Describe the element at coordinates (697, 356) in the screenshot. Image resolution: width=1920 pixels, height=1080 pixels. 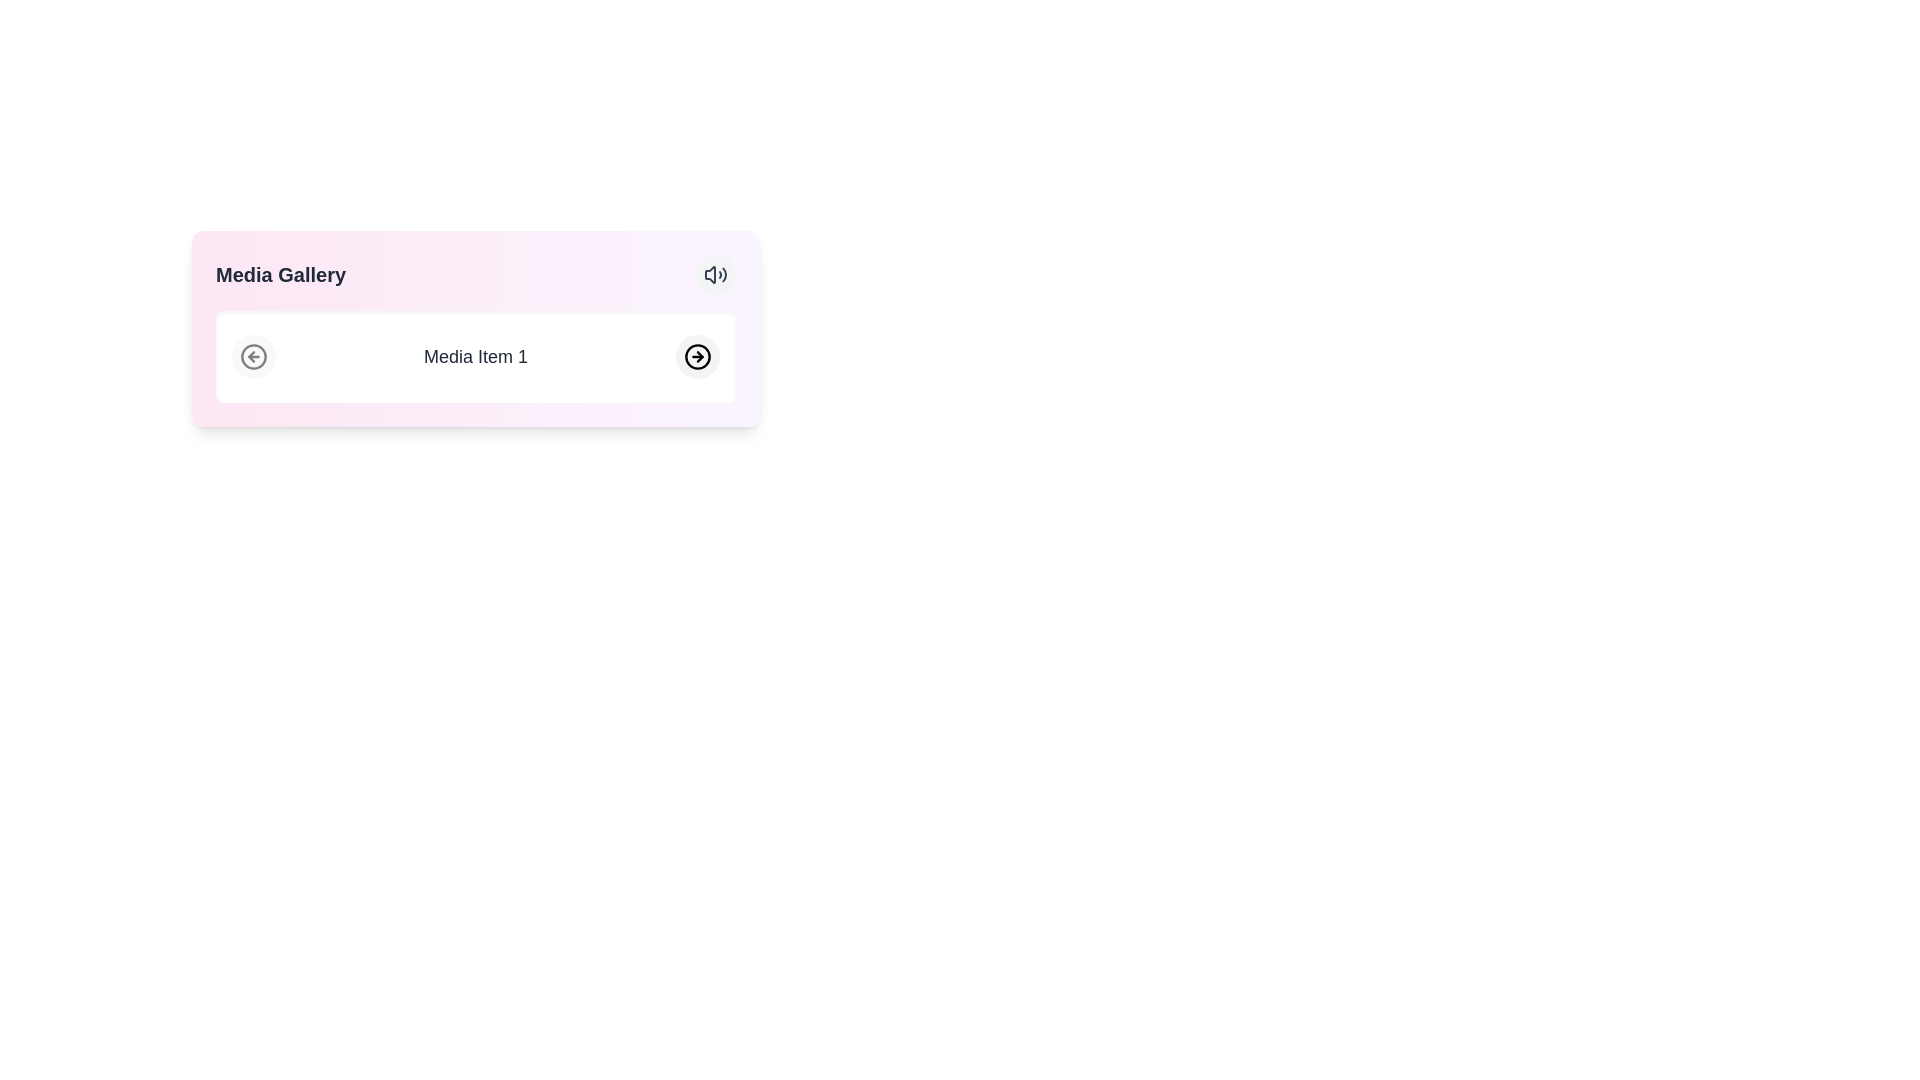
I see `the navigation button with an icon located on the right side of 'Media Item 1'` at that location.